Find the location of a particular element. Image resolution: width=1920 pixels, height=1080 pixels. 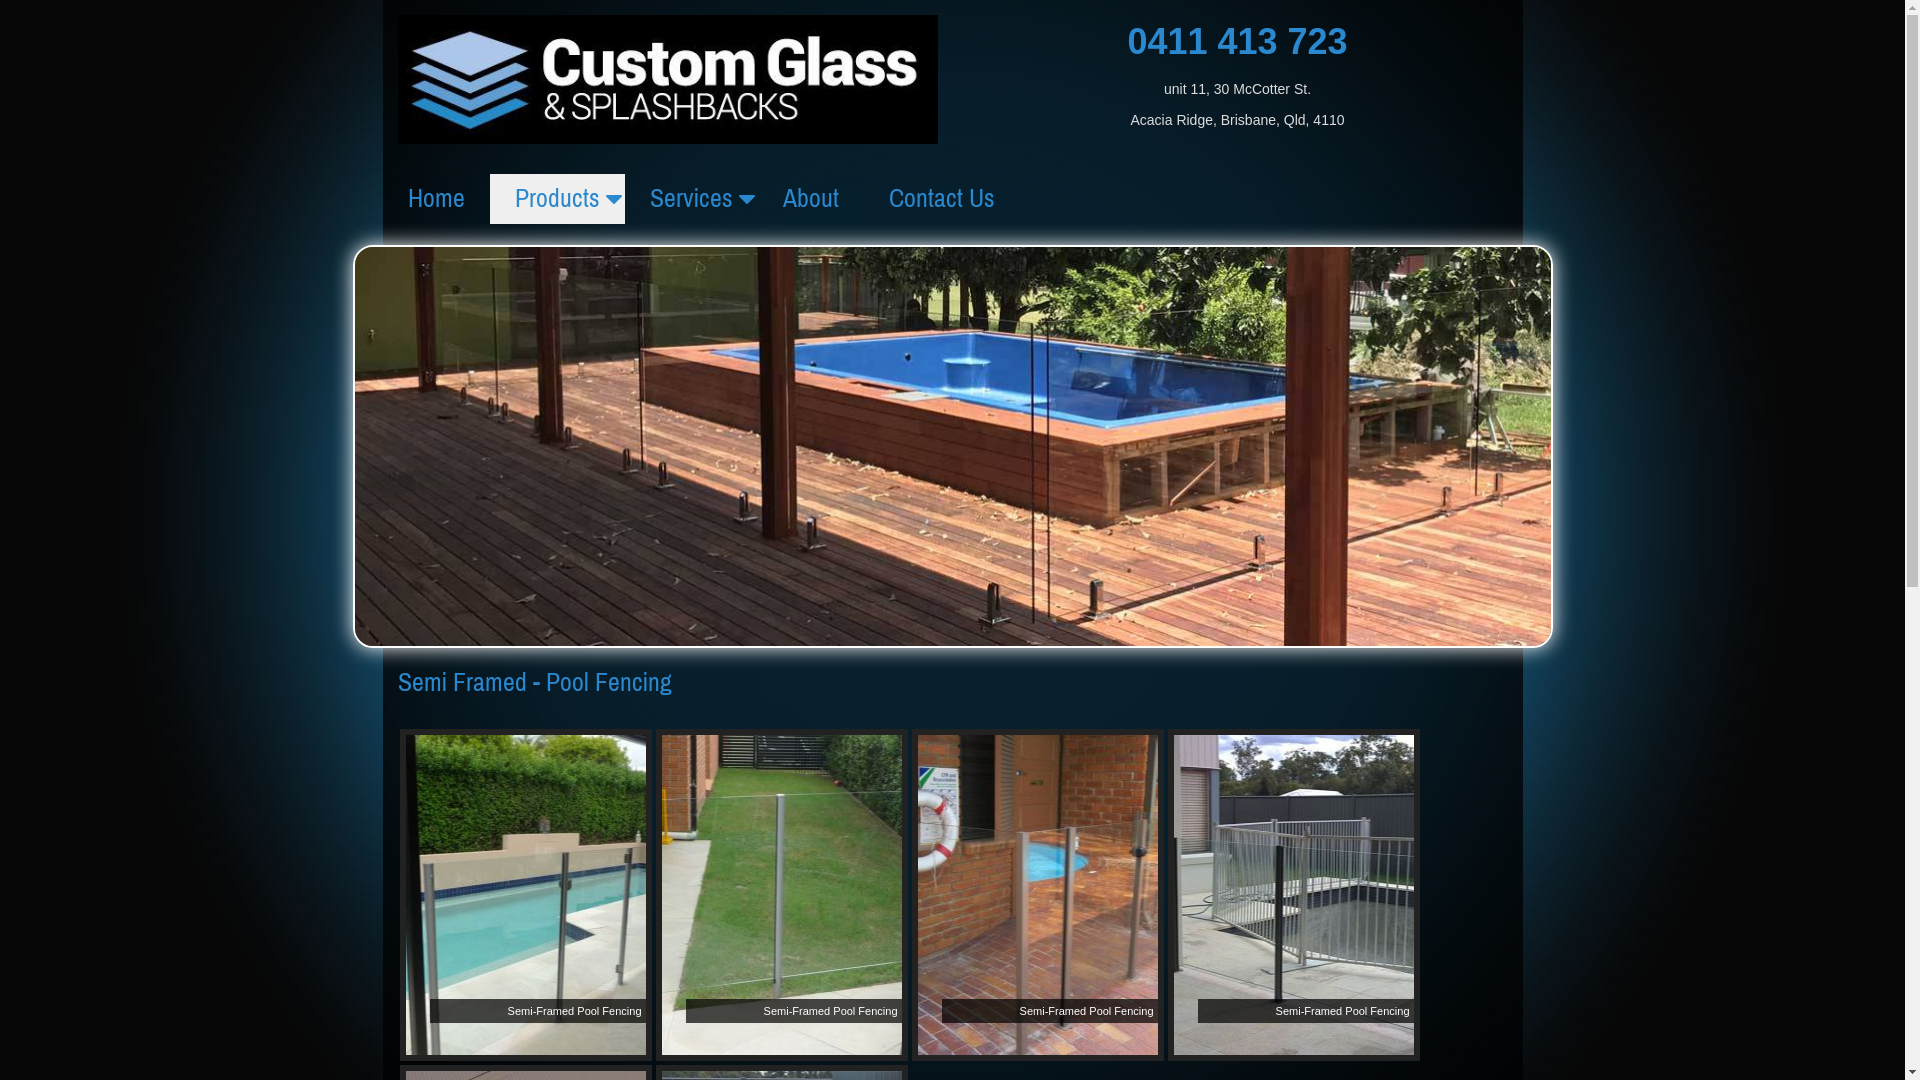

'Products' is located at coordinates (489, 199).